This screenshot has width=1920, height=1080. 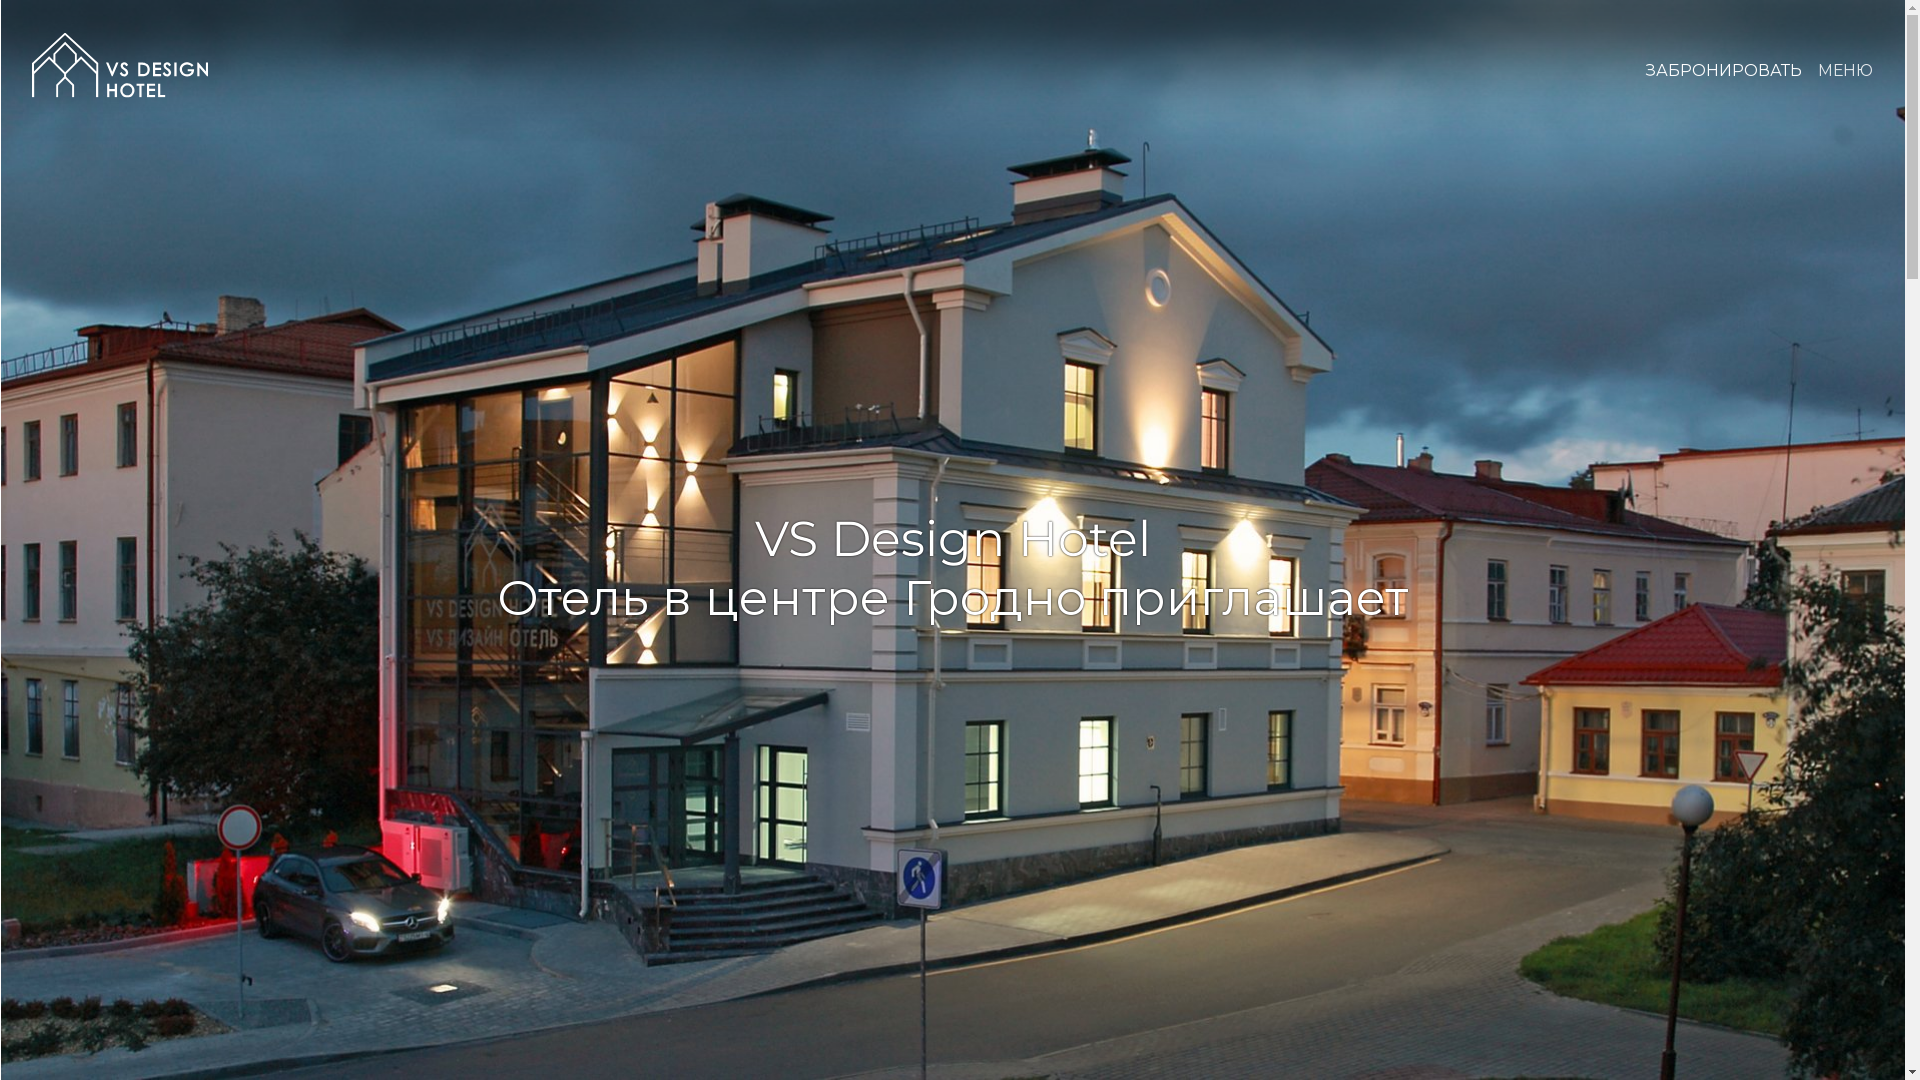 What do you see at coordinates (119, 64) in the screenshot?
I see `'VS Design Hotel'` at bounding box center [119, 64].